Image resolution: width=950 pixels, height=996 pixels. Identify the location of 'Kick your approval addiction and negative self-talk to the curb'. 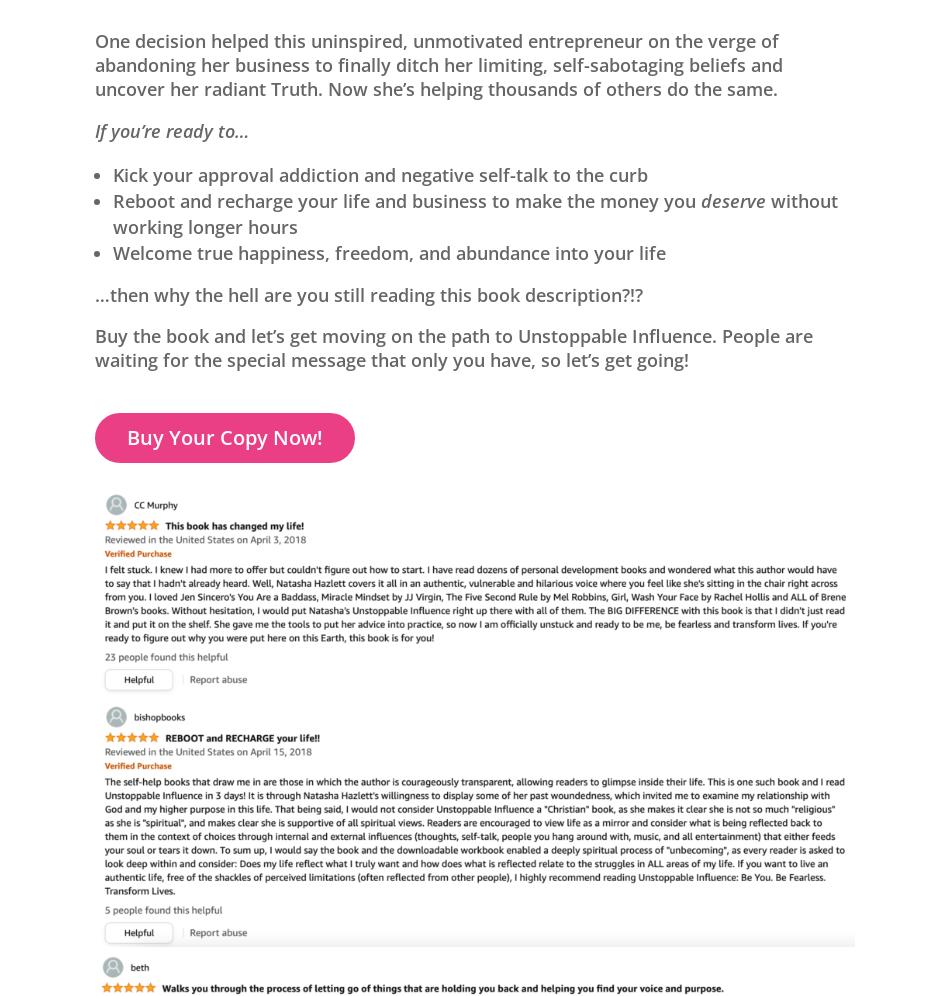
(379, 174).